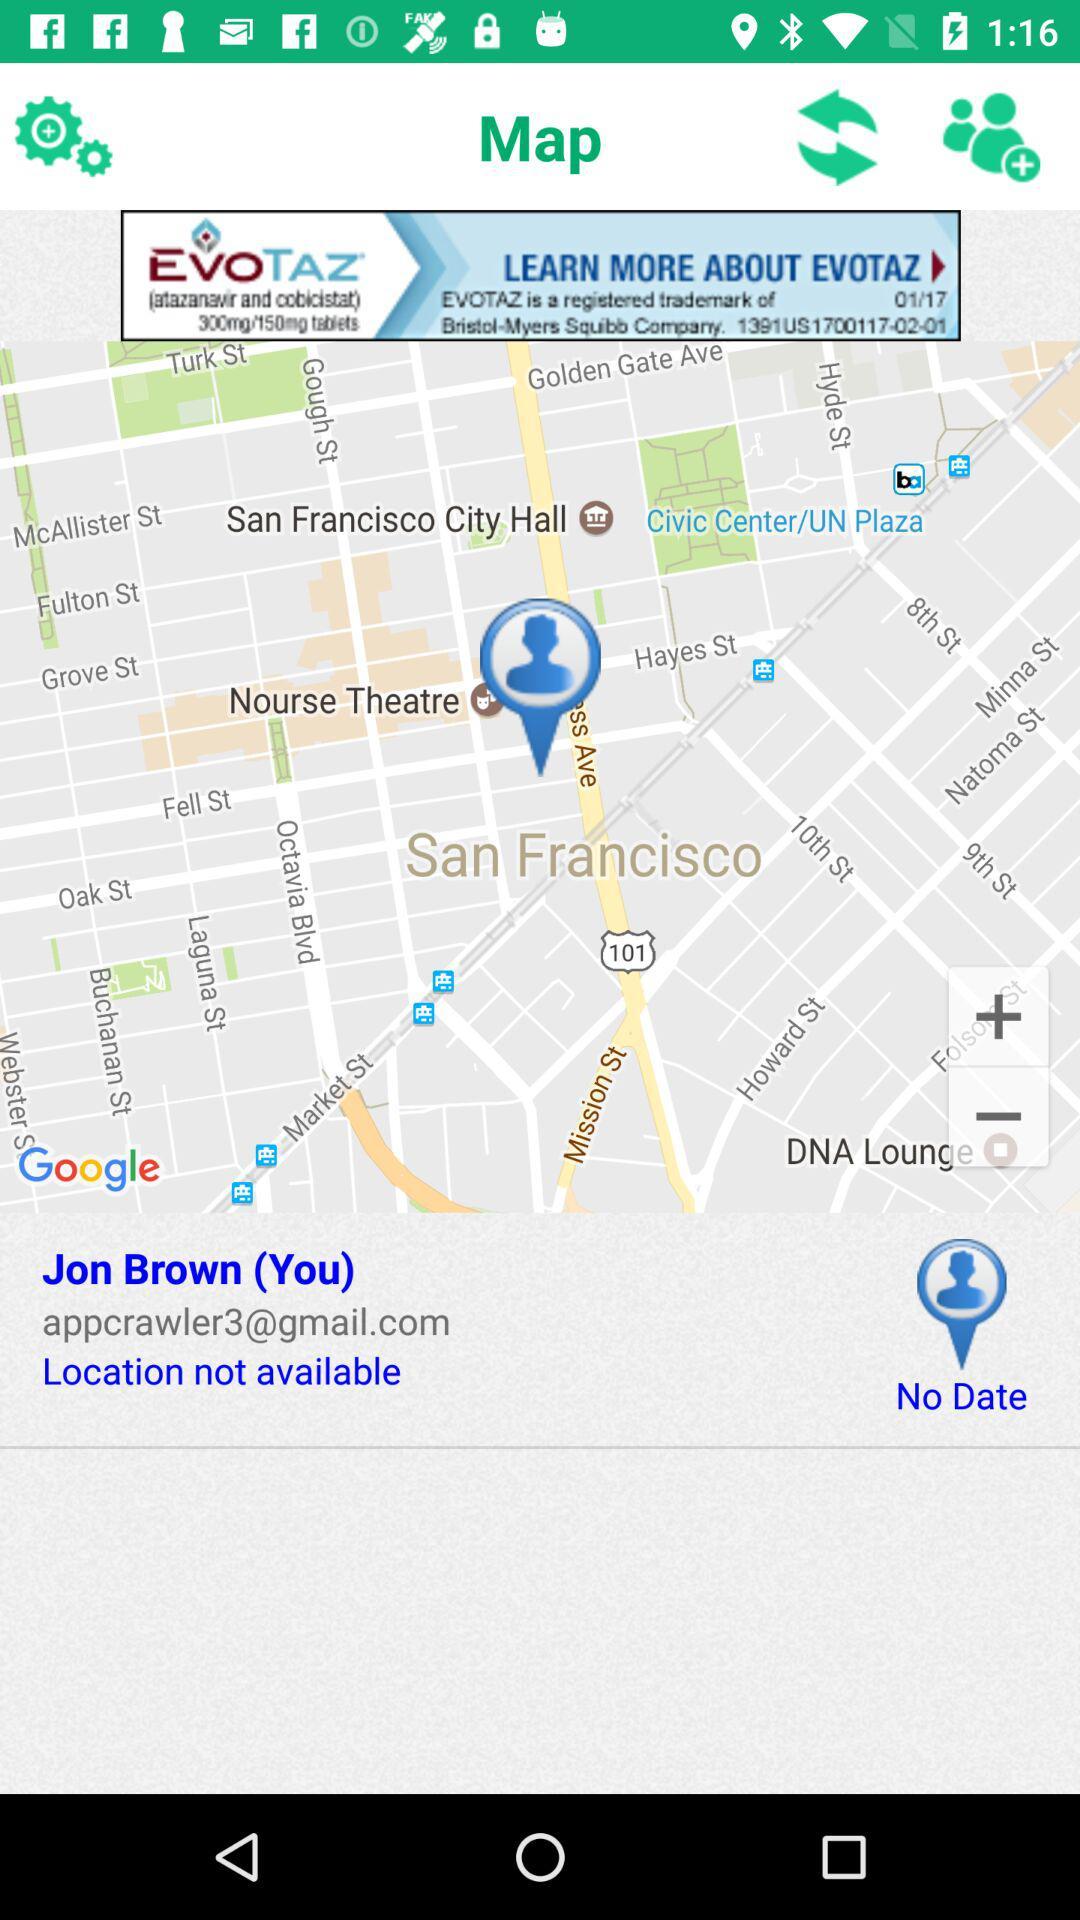 The image size is (1080, 1920). I want to click on settings, so click(61, 135).